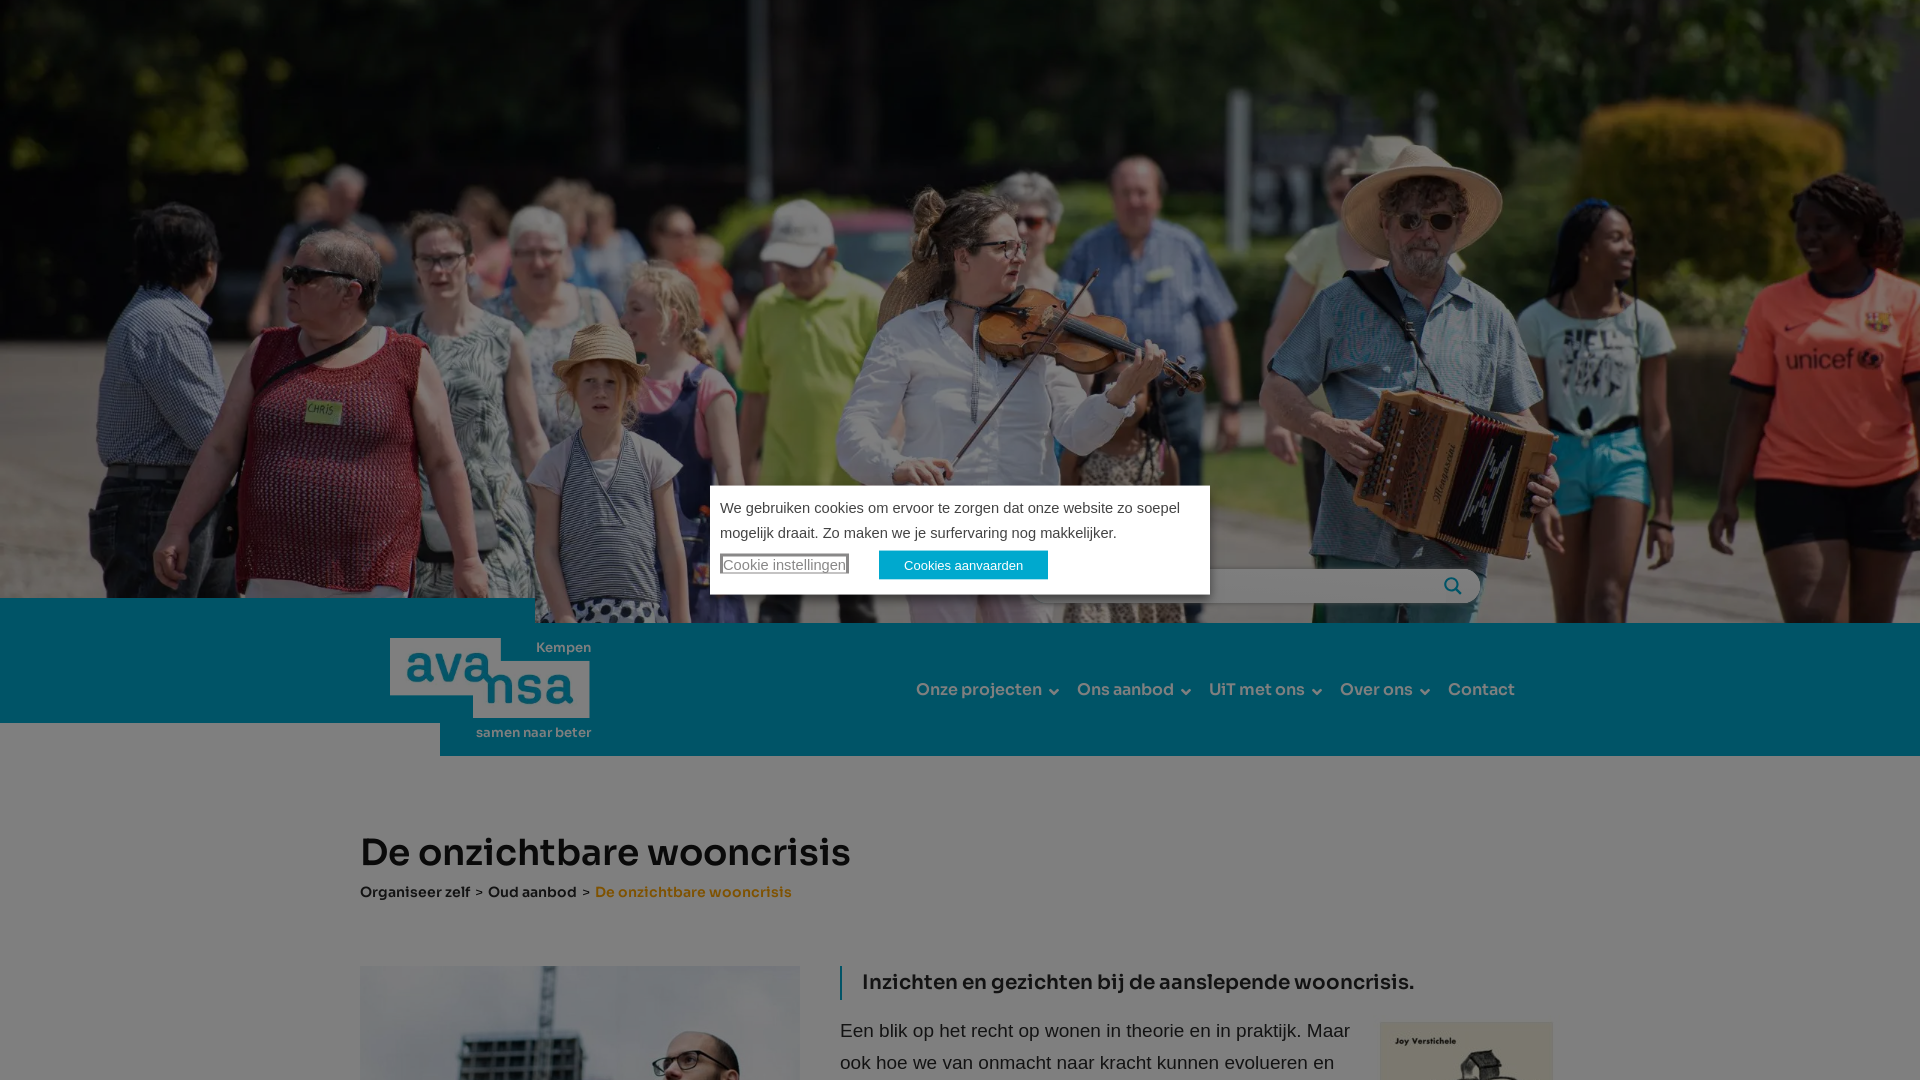  What do you see at coordinates (878, 564) in the screenshot?
I see `'Cookies aanvaarden'` at bounding box center [878, 564].